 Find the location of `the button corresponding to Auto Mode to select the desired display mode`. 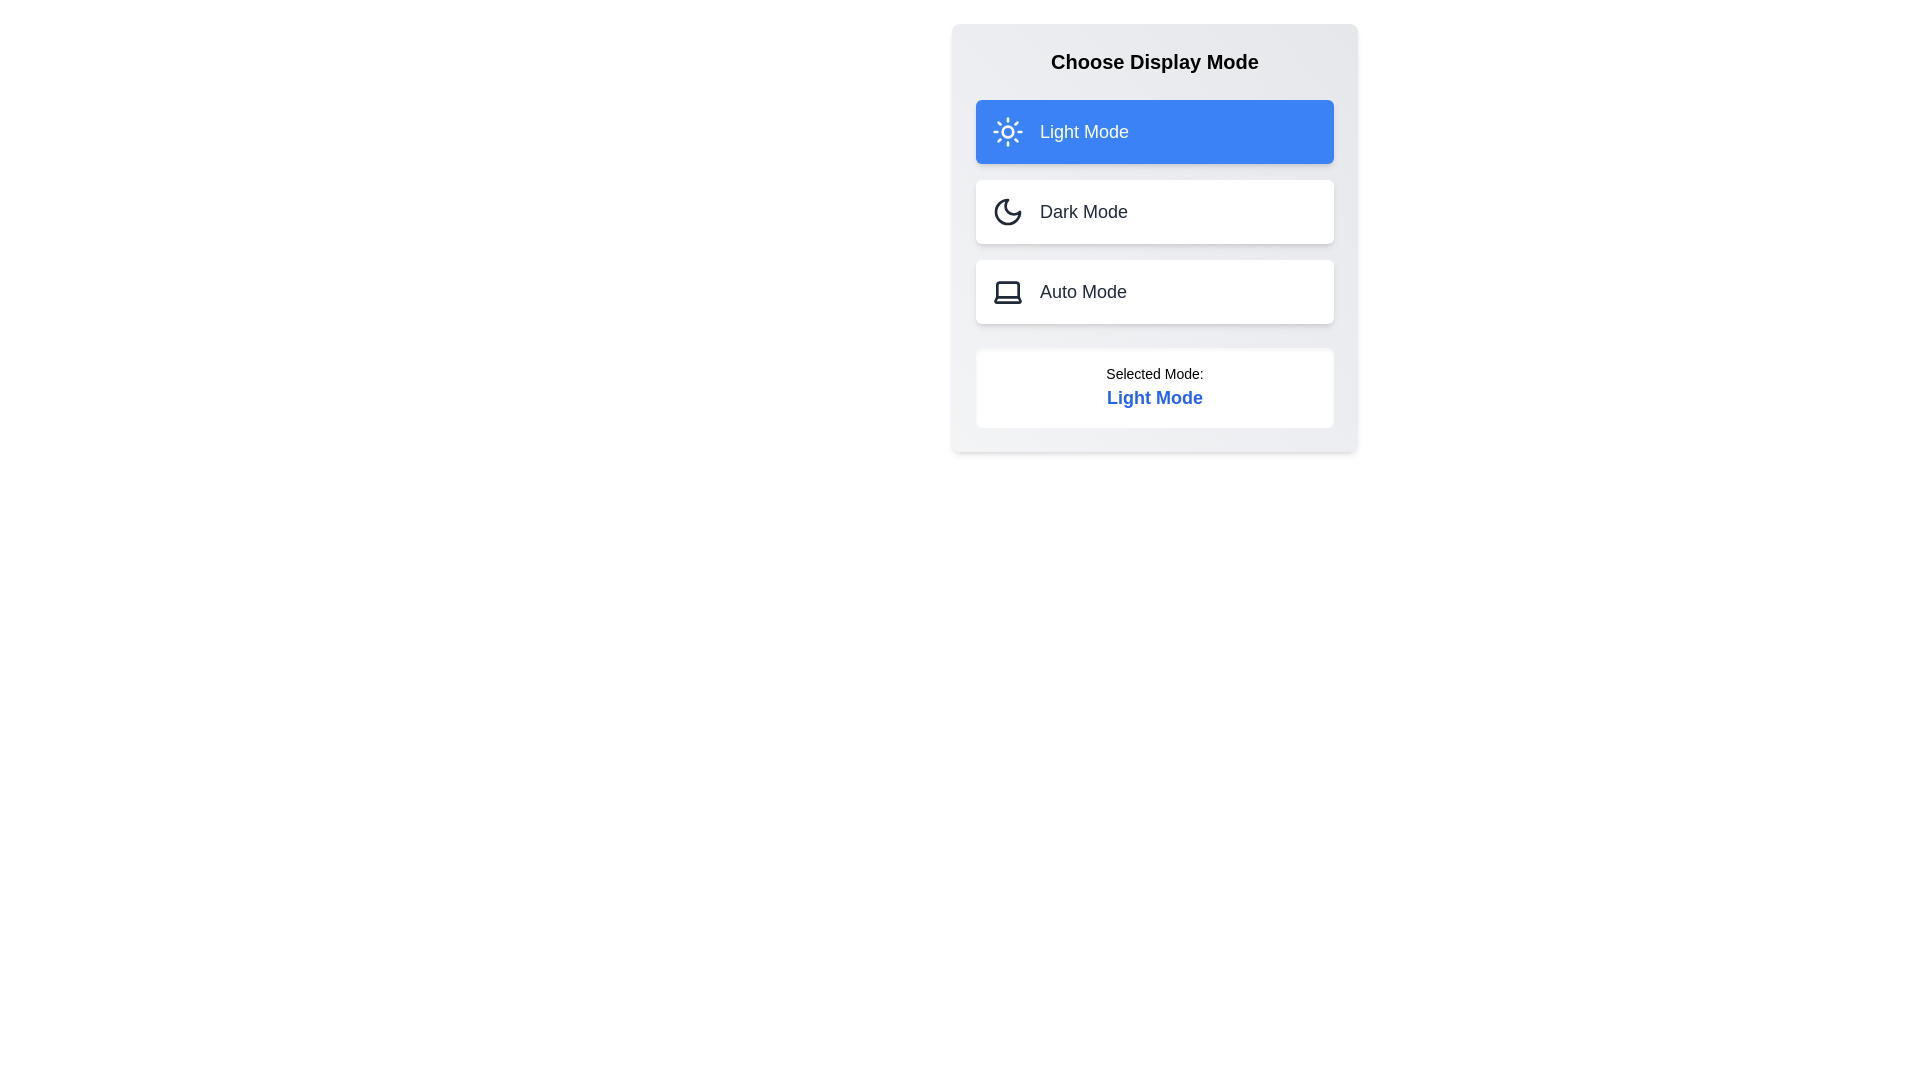

the button corresponding to Auto Mode to select the desired display mode is located at coordinates (1155, 292).